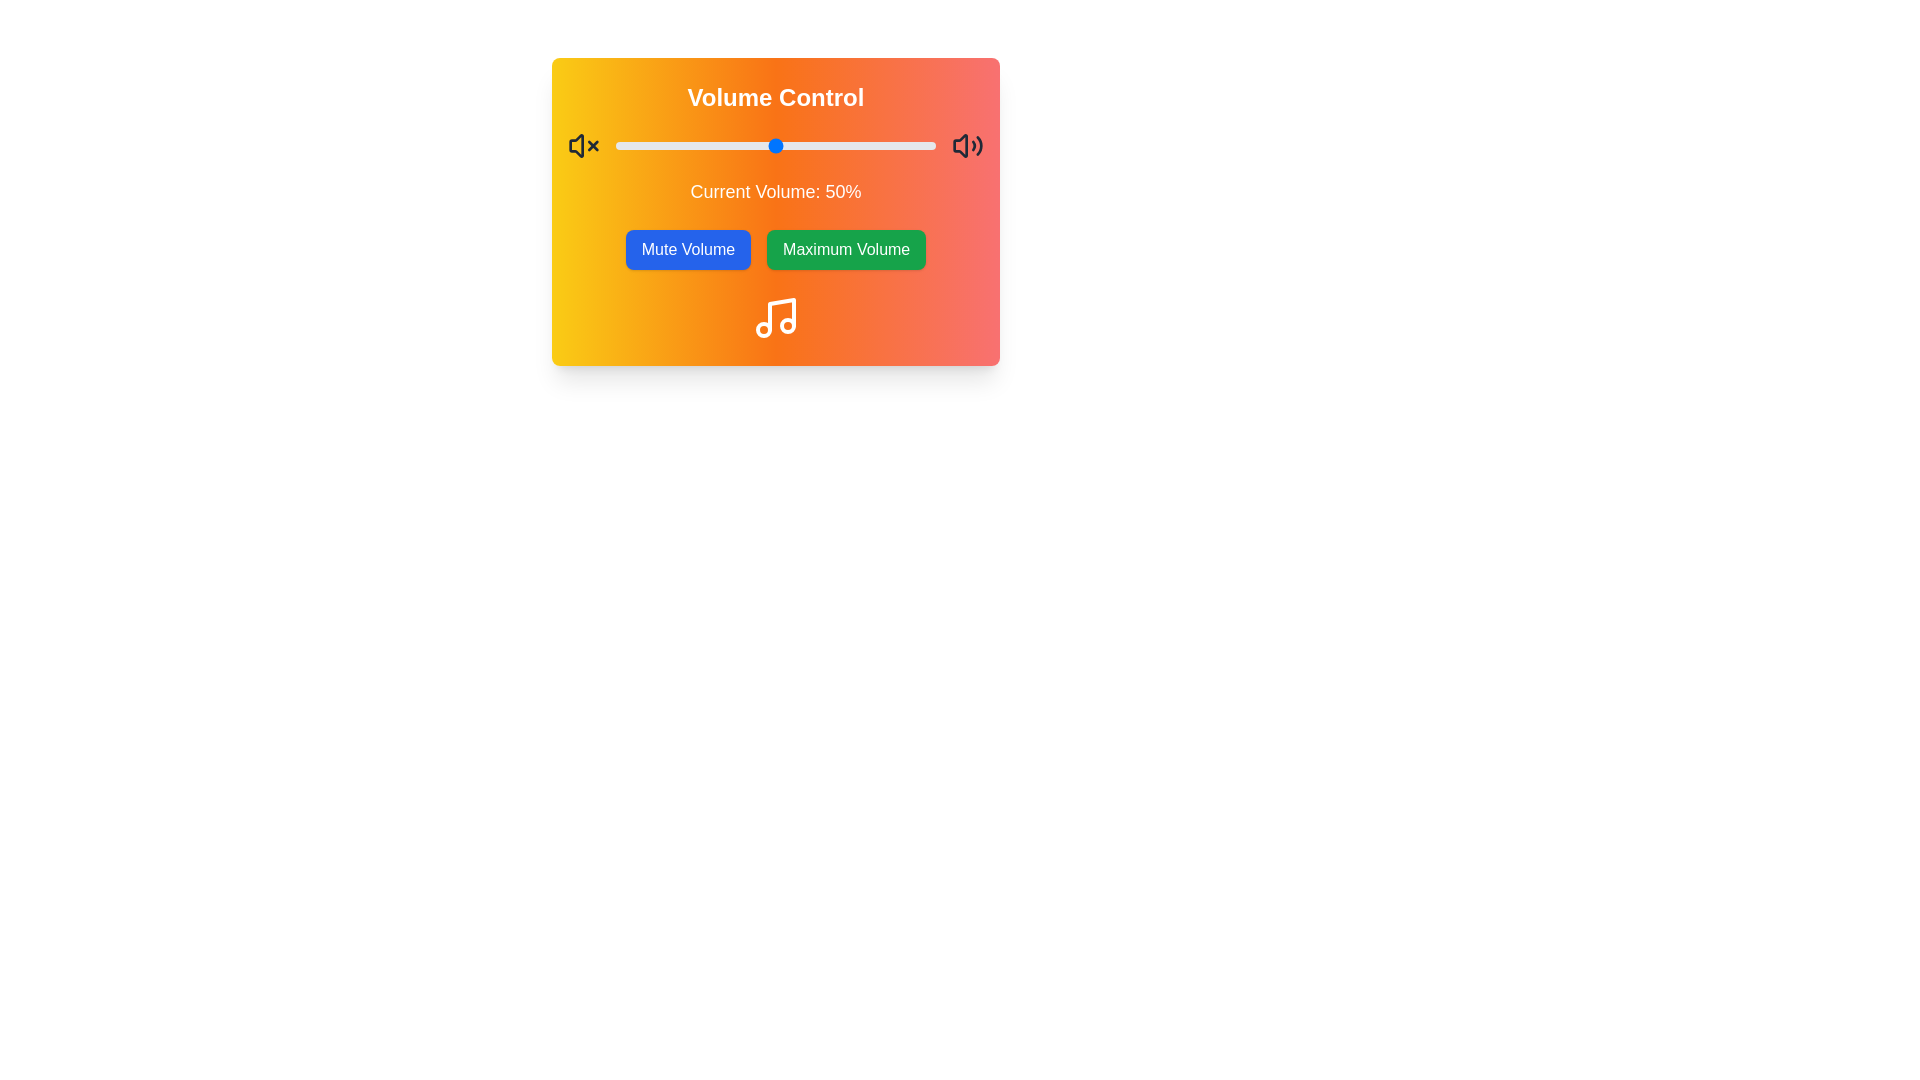 This screenshot has height=1080, width=1920. I want to click on the volume slider to 52%, so click(781, 145).